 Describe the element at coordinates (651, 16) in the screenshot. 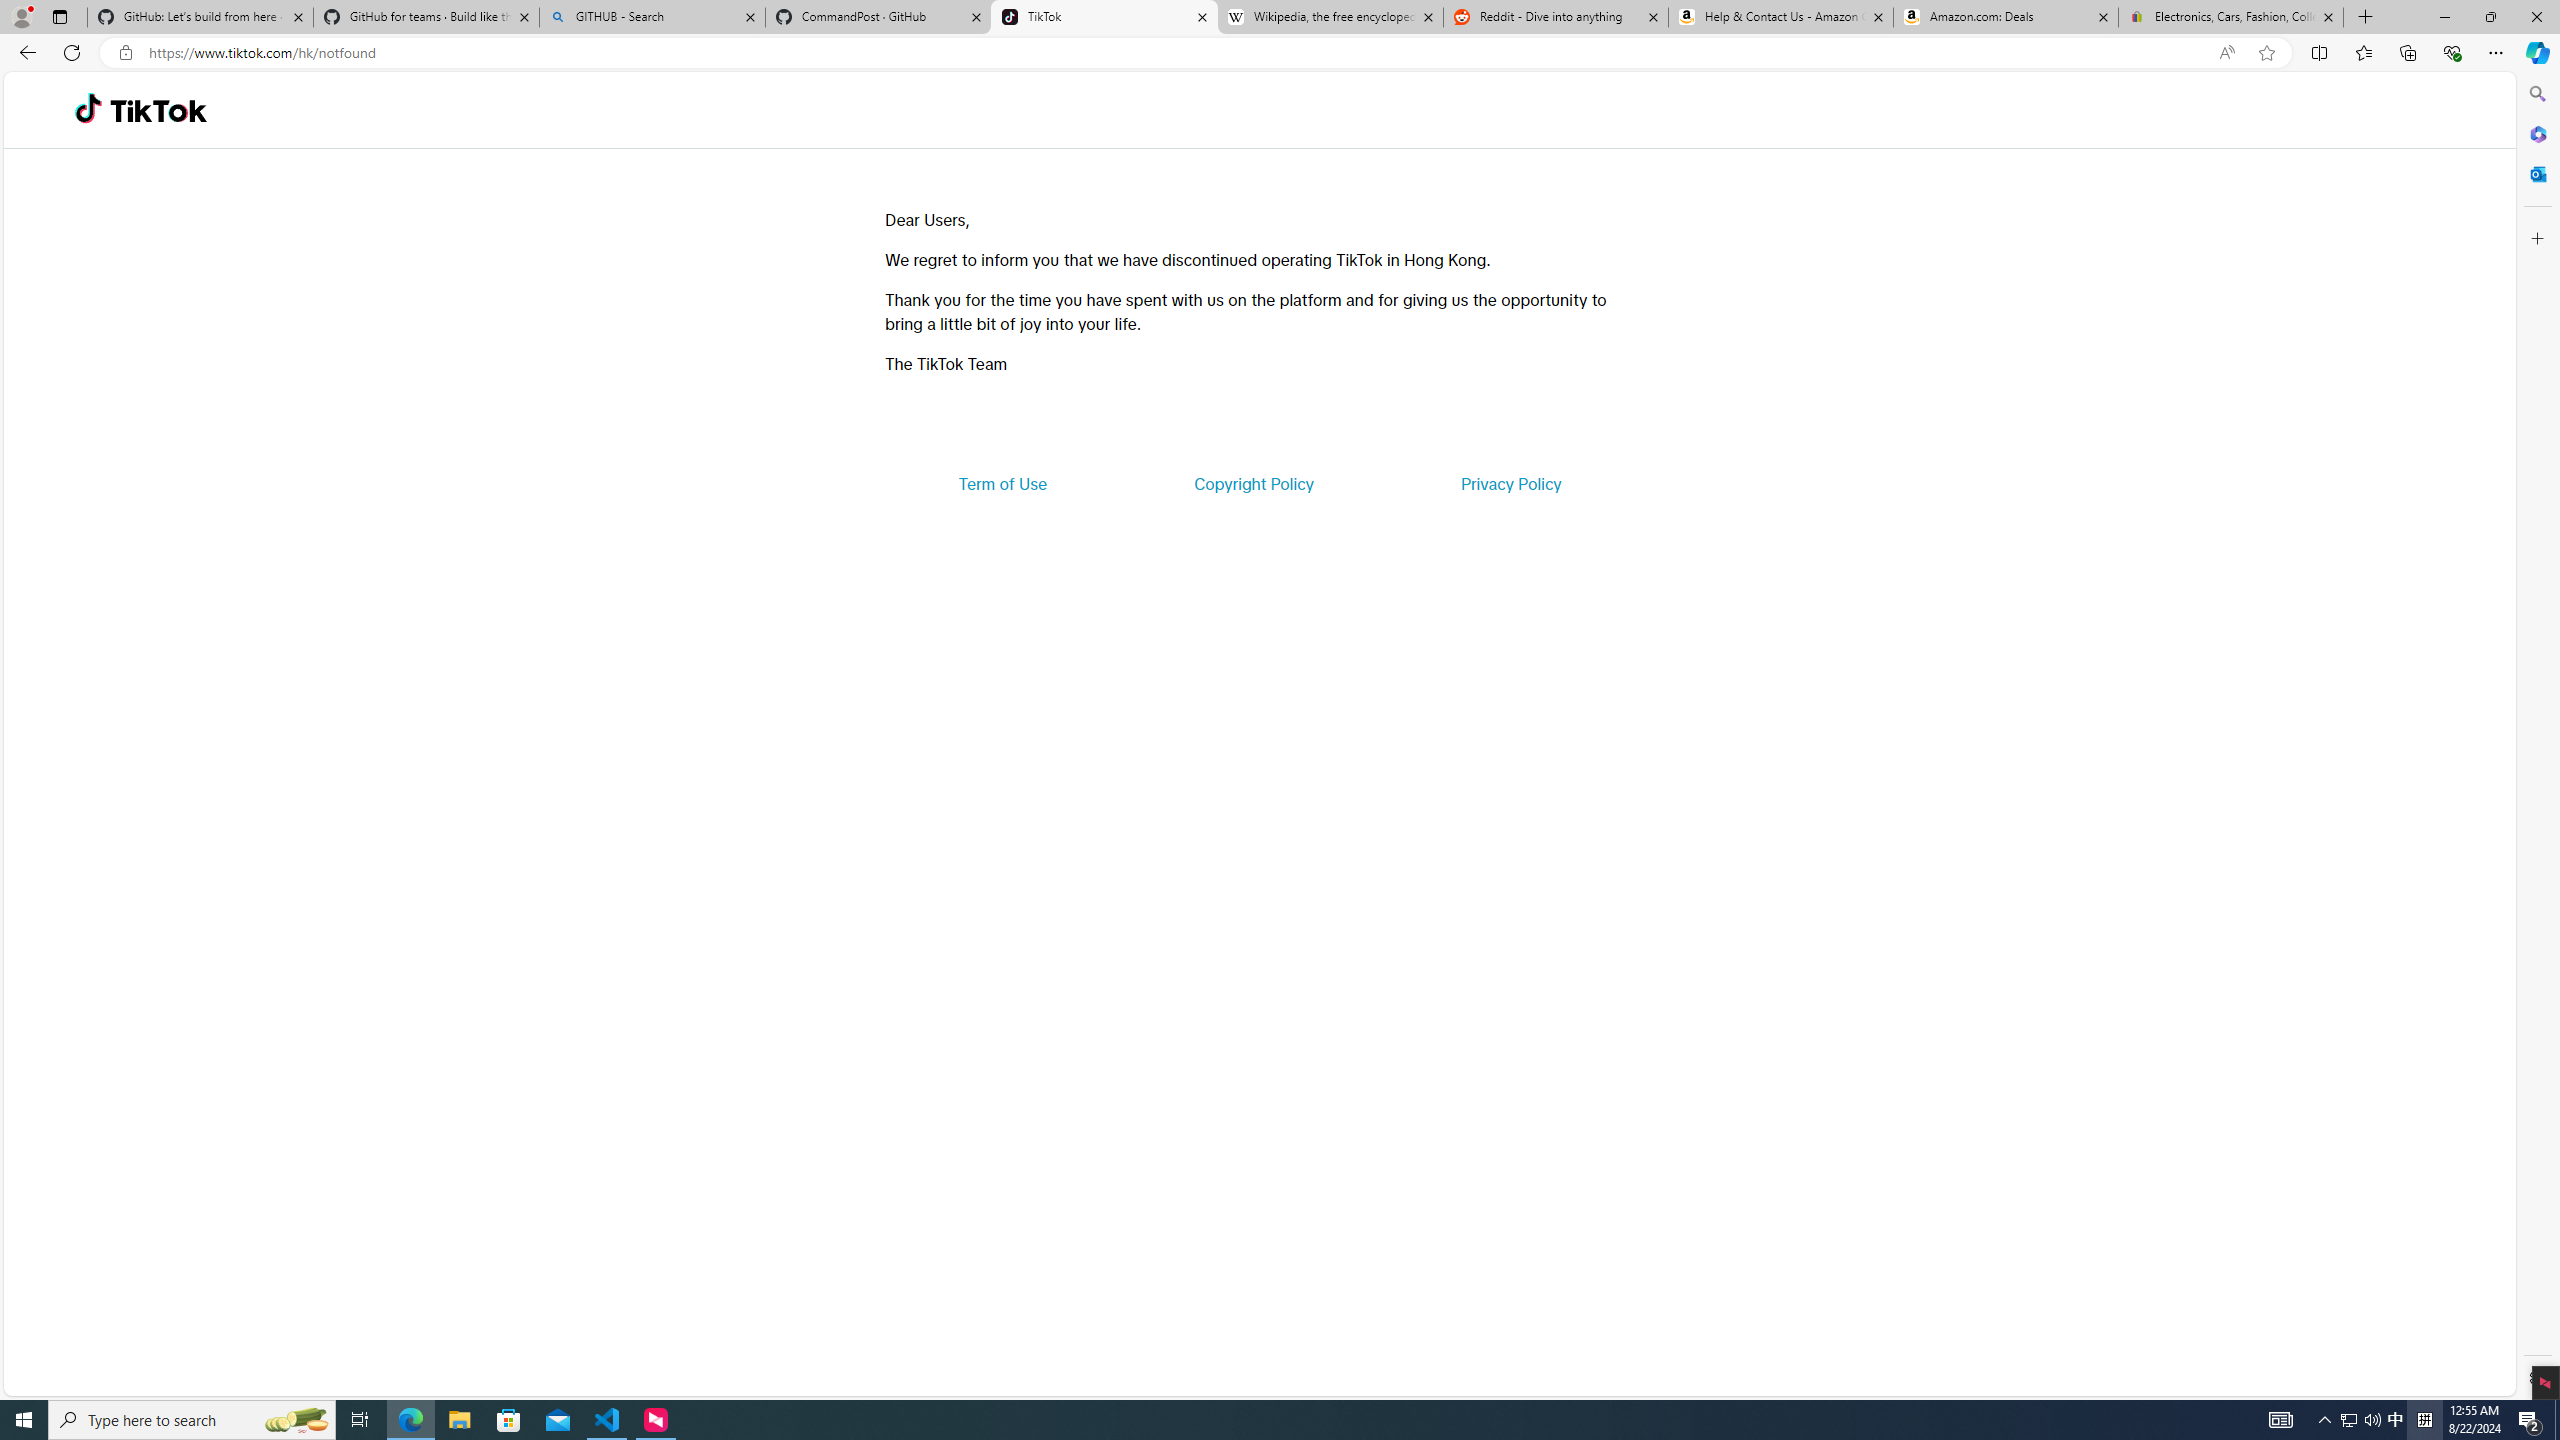

I see `'GITHUB - Search'` at that location.